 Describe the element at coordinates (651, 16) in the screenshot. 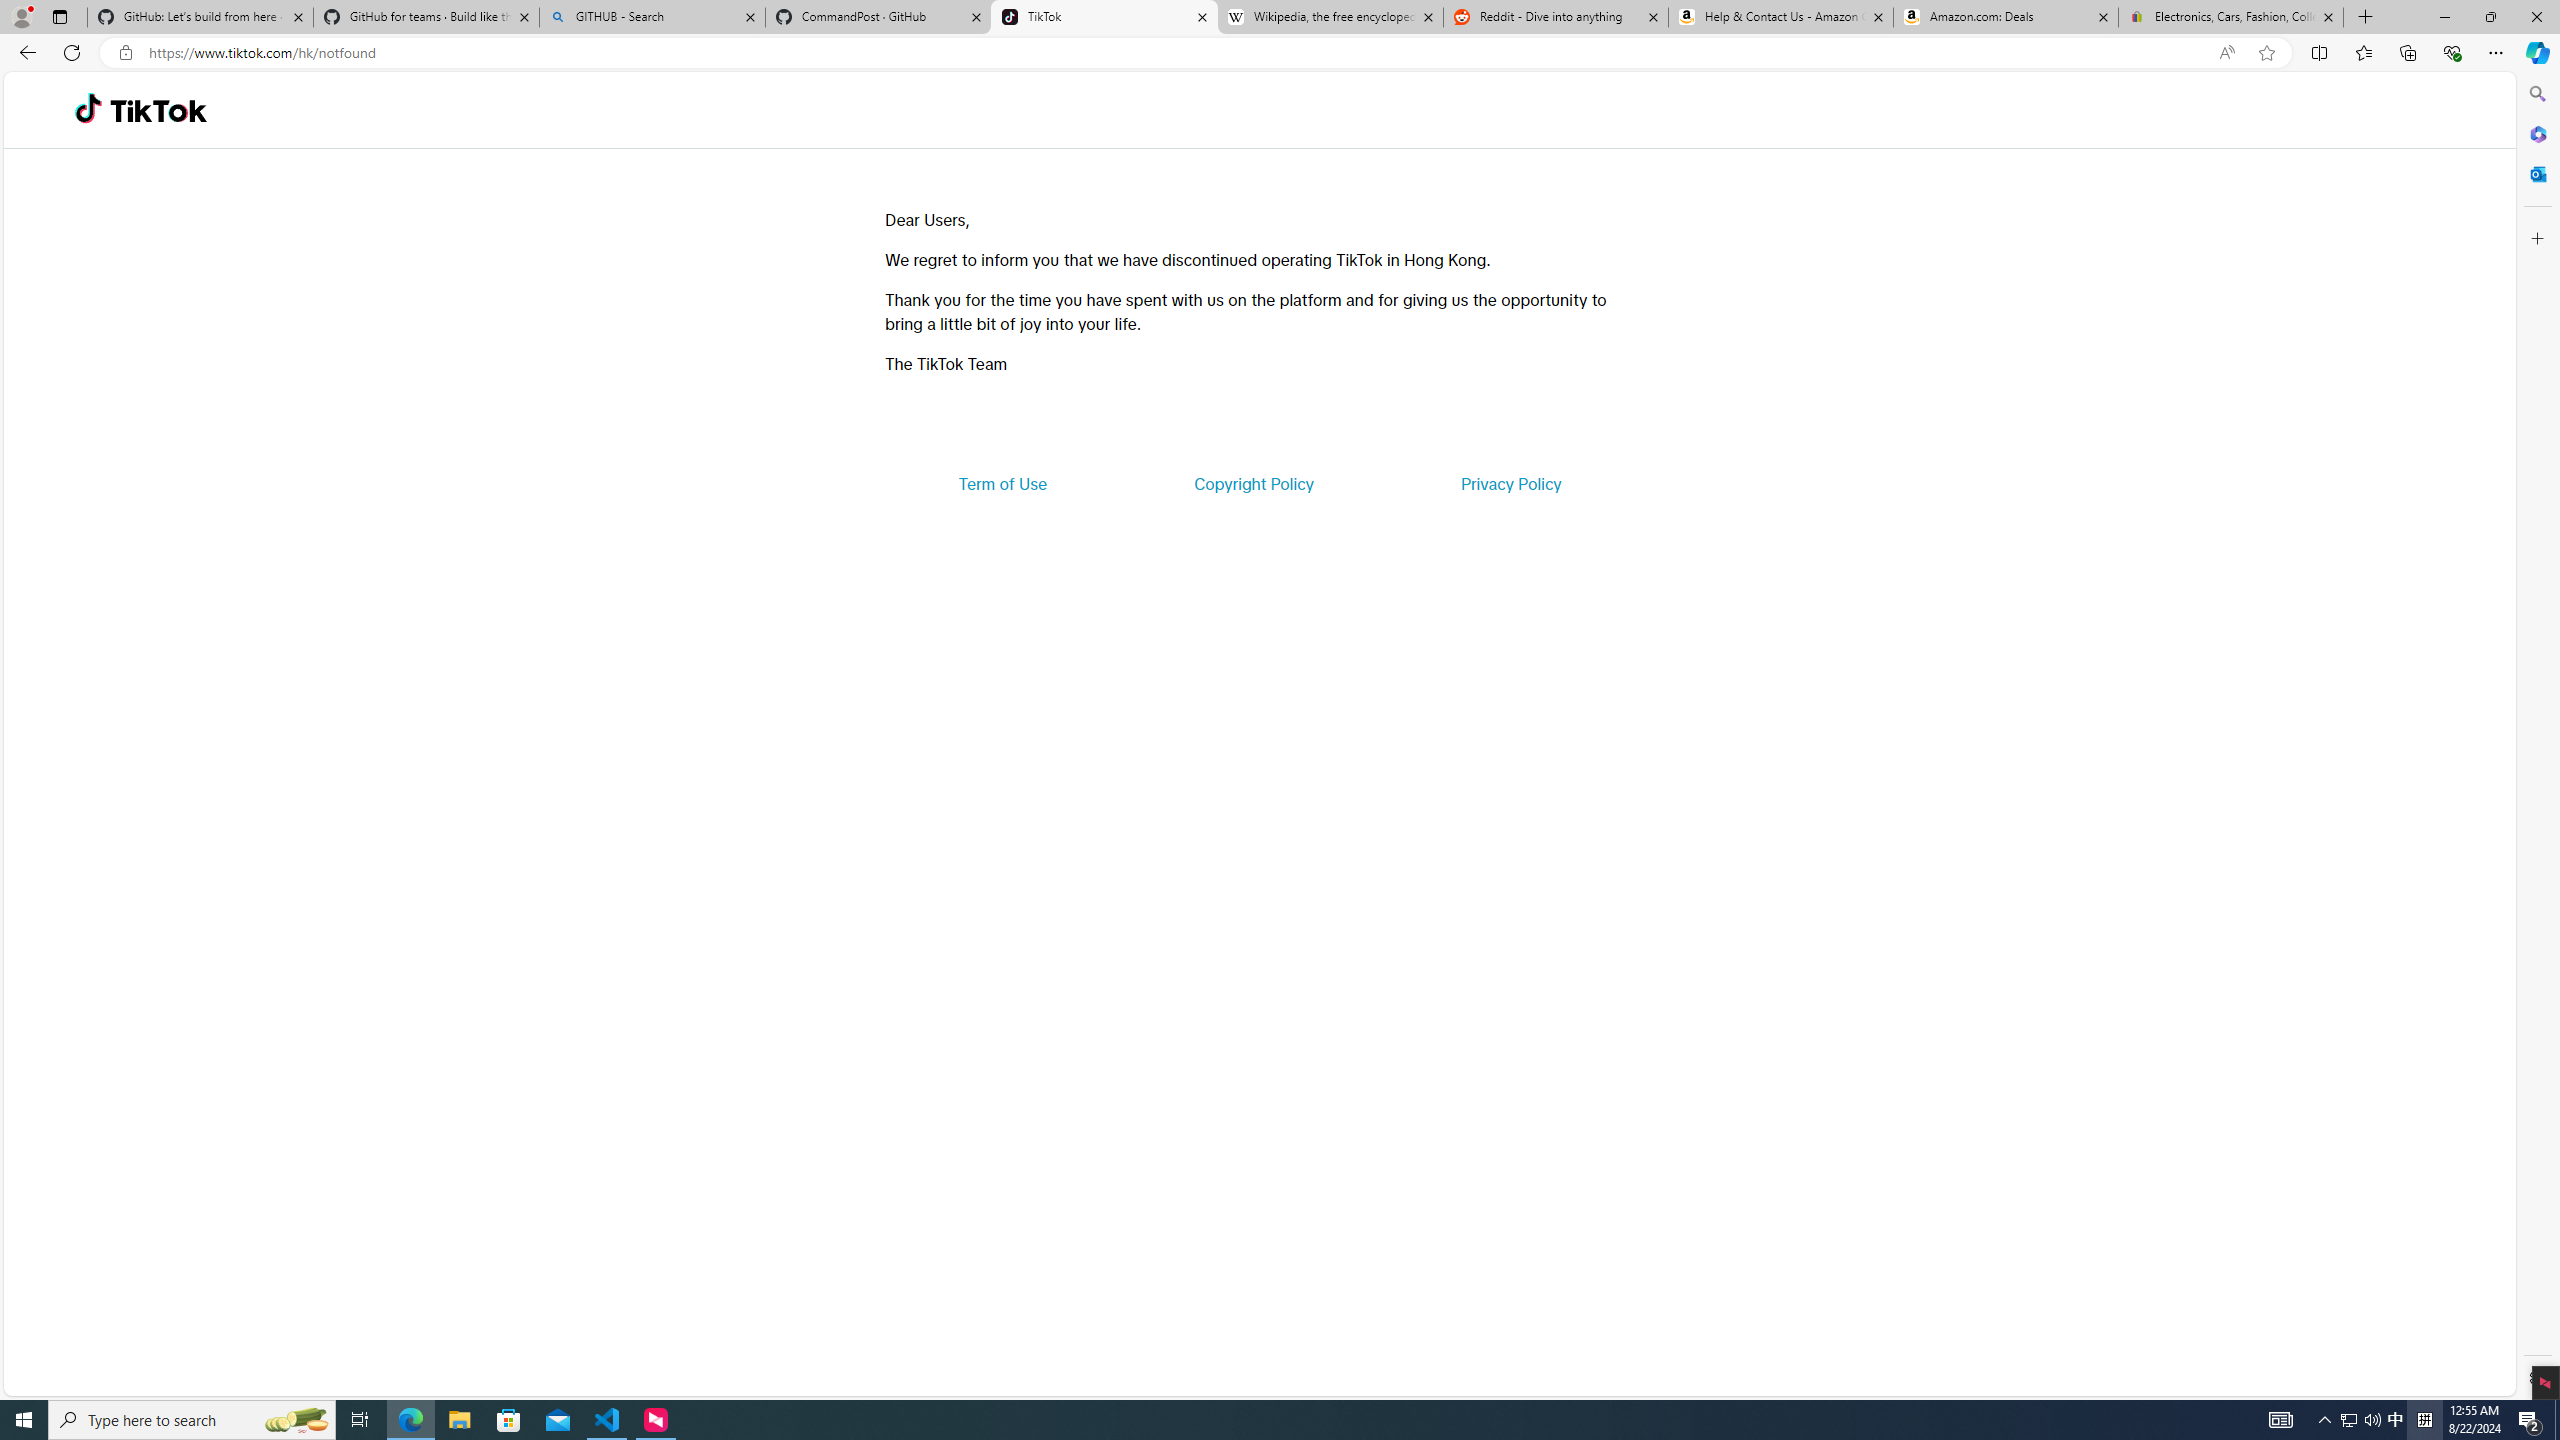

I see `'GITHUB - Search'` at that location.